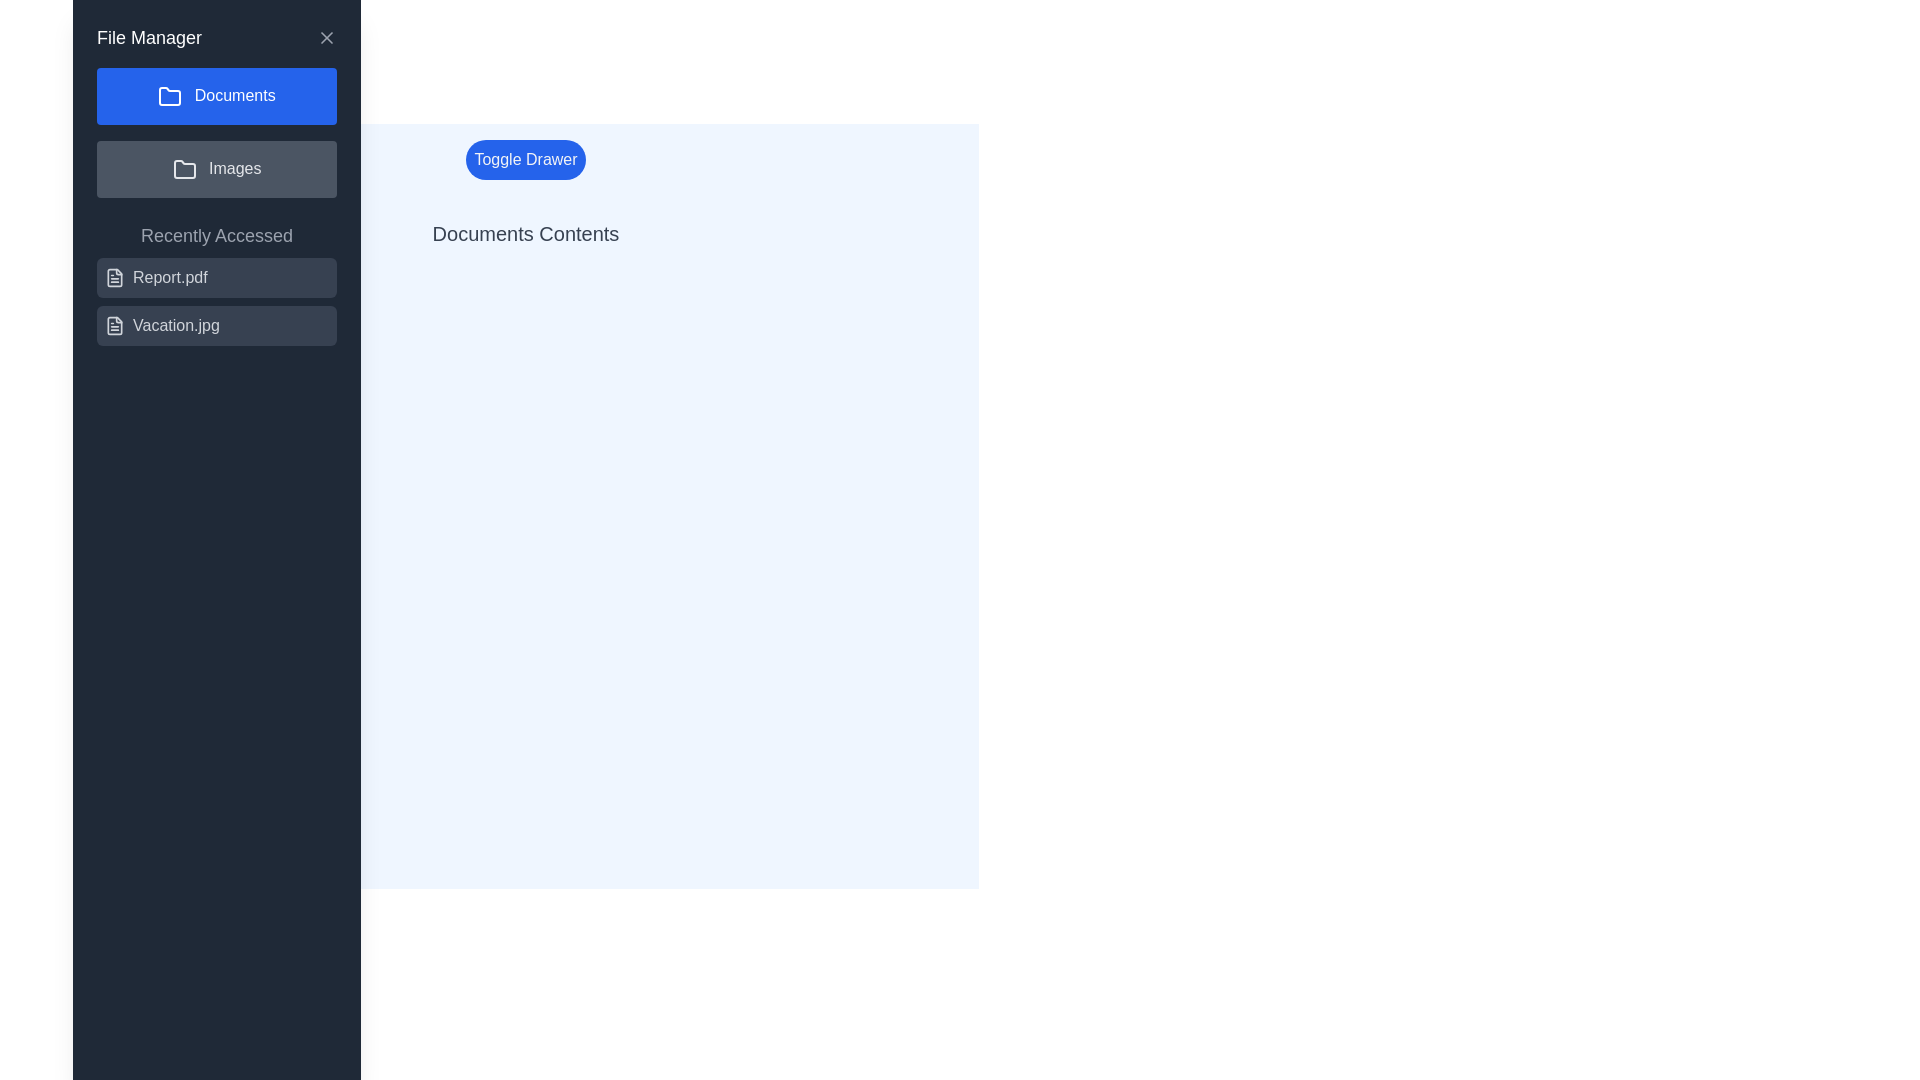 Image resolution: width=1920 pixels, height=1080 pixels. What do you see at coordinates (216, 323) in the screenshot?
I see `the list item representing the file 'Vacation.jpg' located in the 'Recently Accessed' section of the 'File Manager'` at bounding box center [216, 323].